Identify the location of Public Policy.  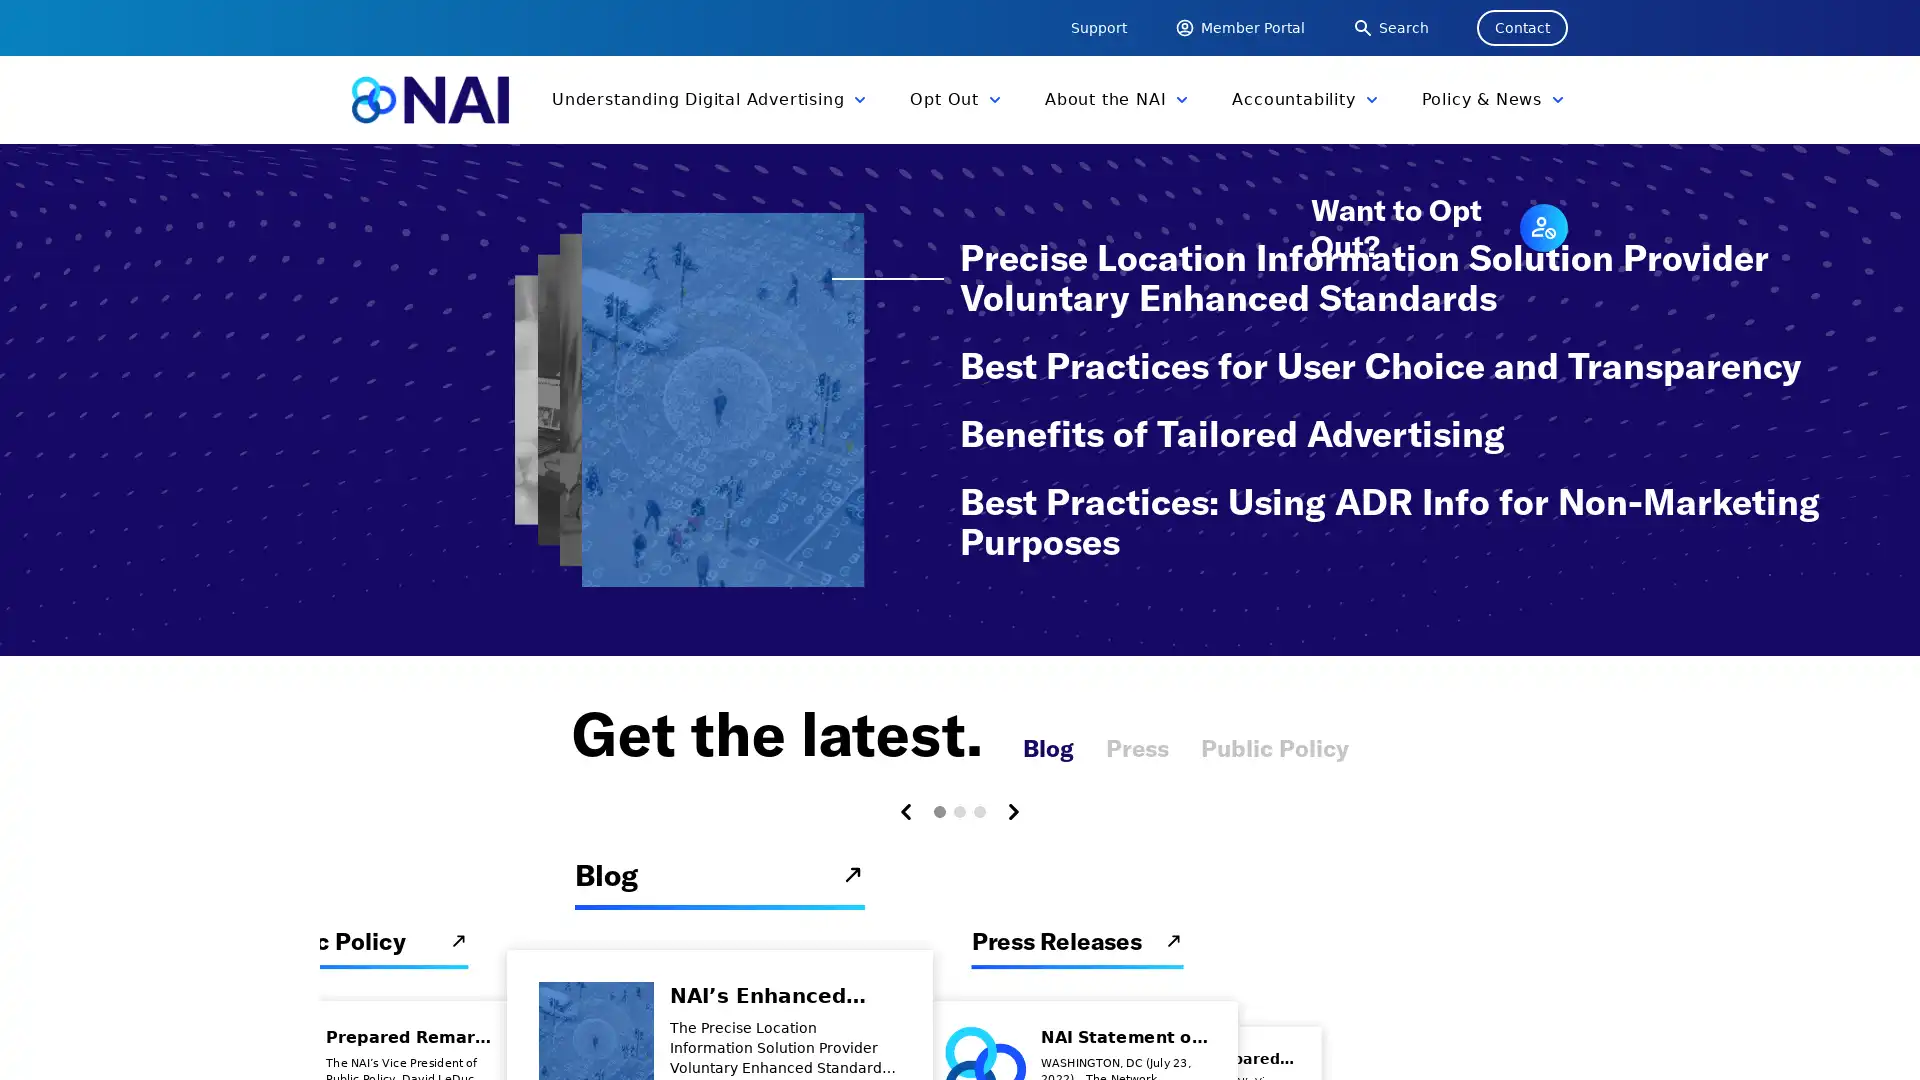
(1272, 748).